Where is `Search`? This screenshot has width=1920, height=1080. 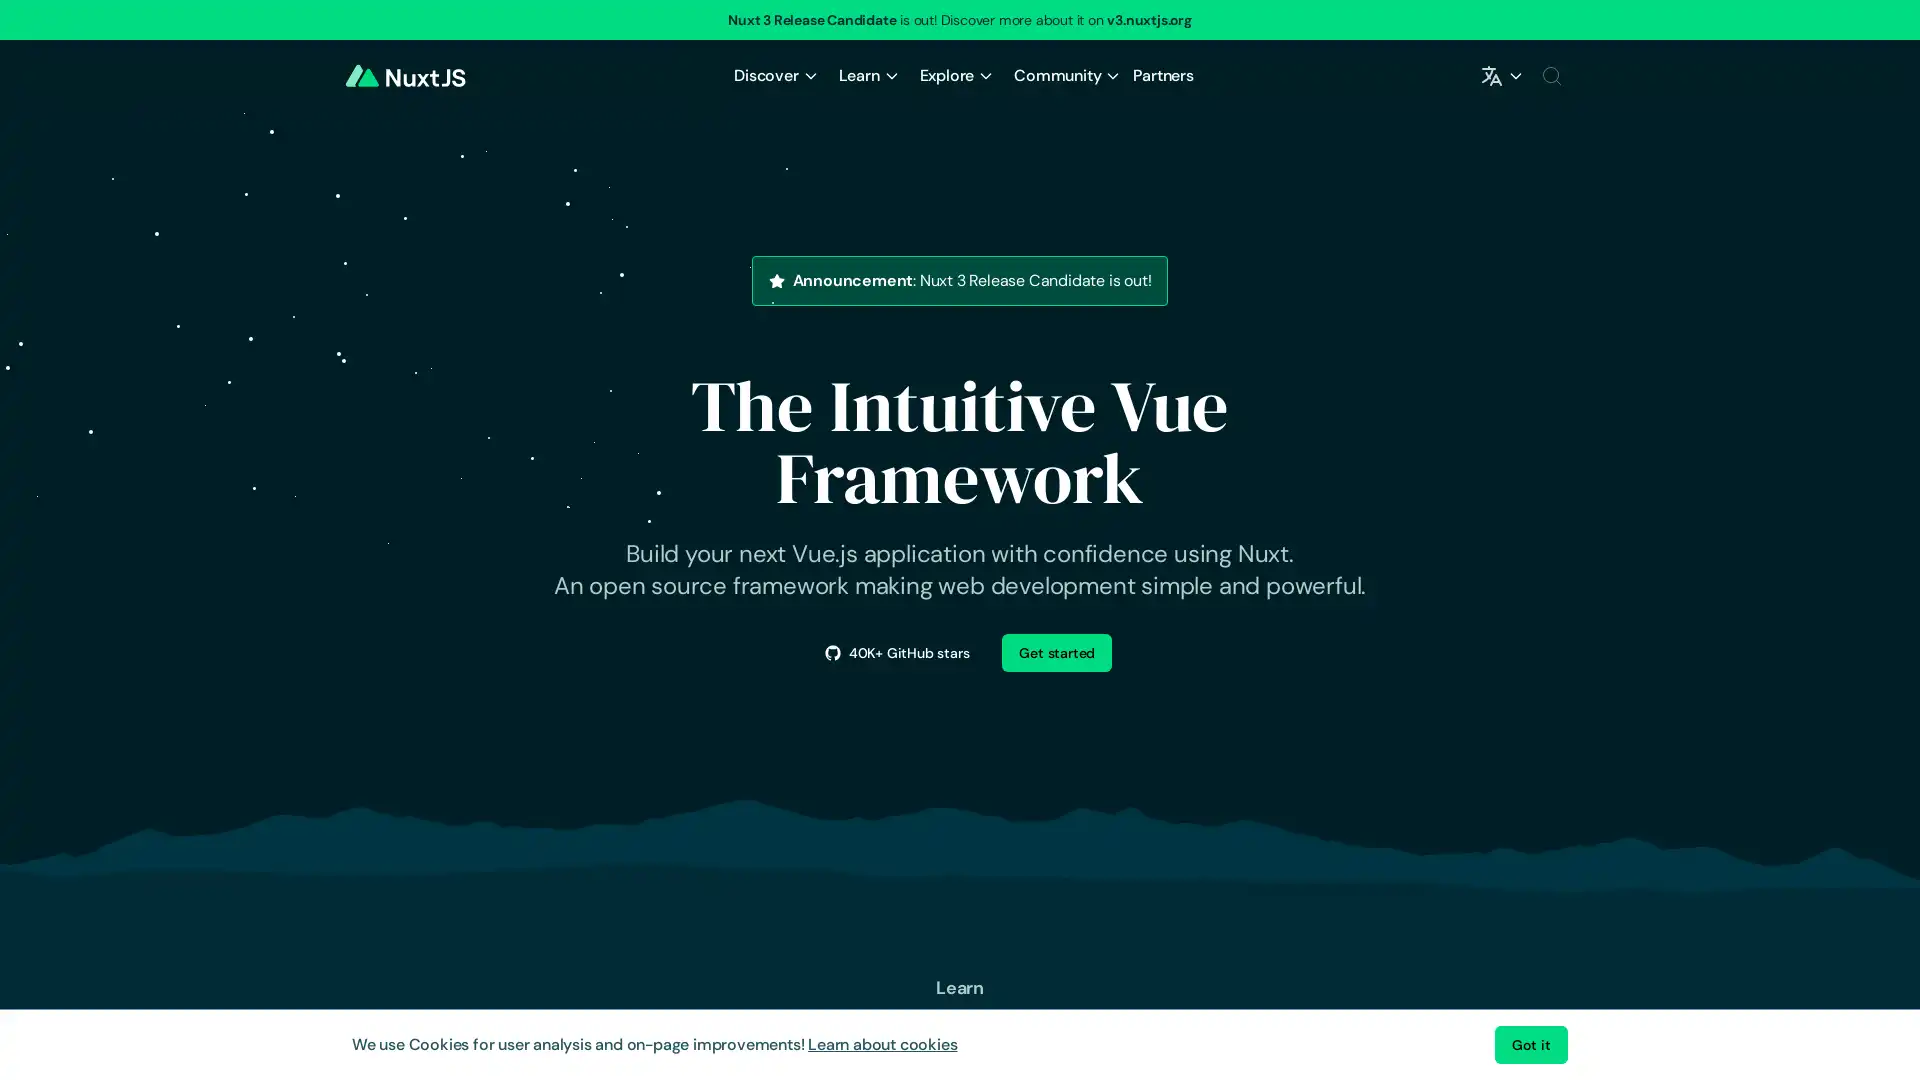
Search is located at coordinates (1550, 75).